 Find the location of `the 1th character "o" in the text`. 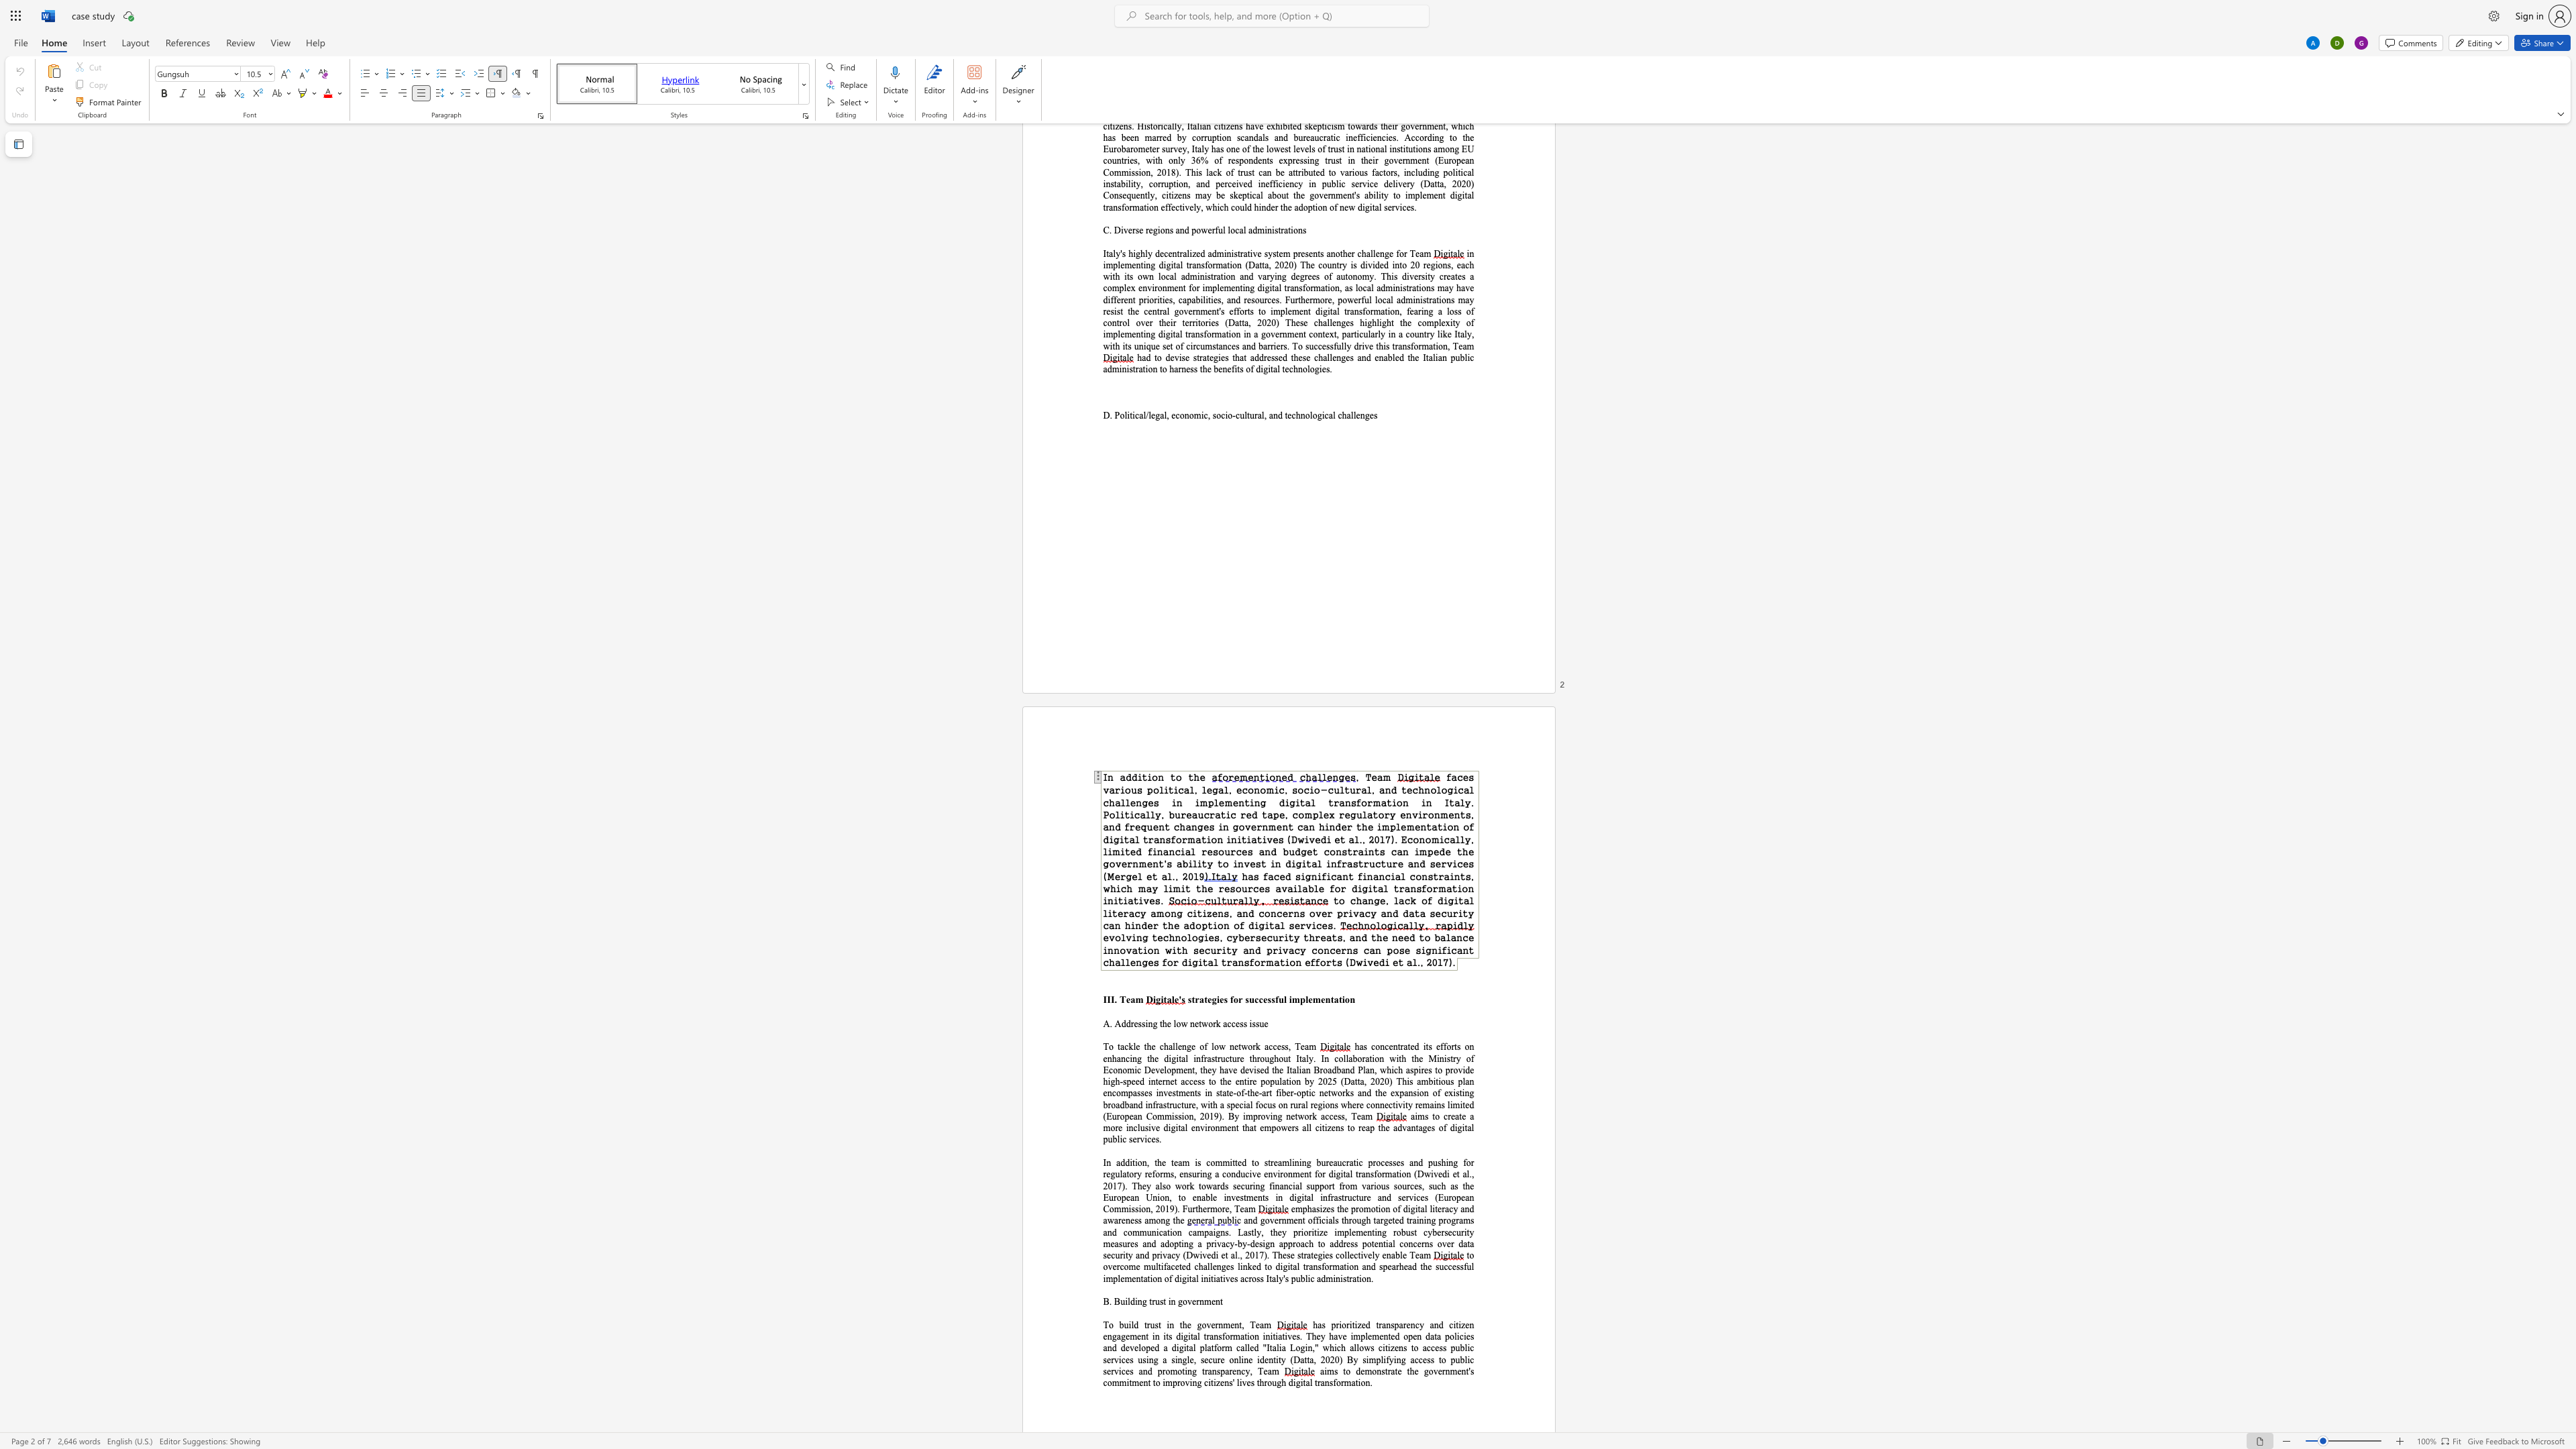

the 1th character "o" in the text is located at coordinates (1122, 414).